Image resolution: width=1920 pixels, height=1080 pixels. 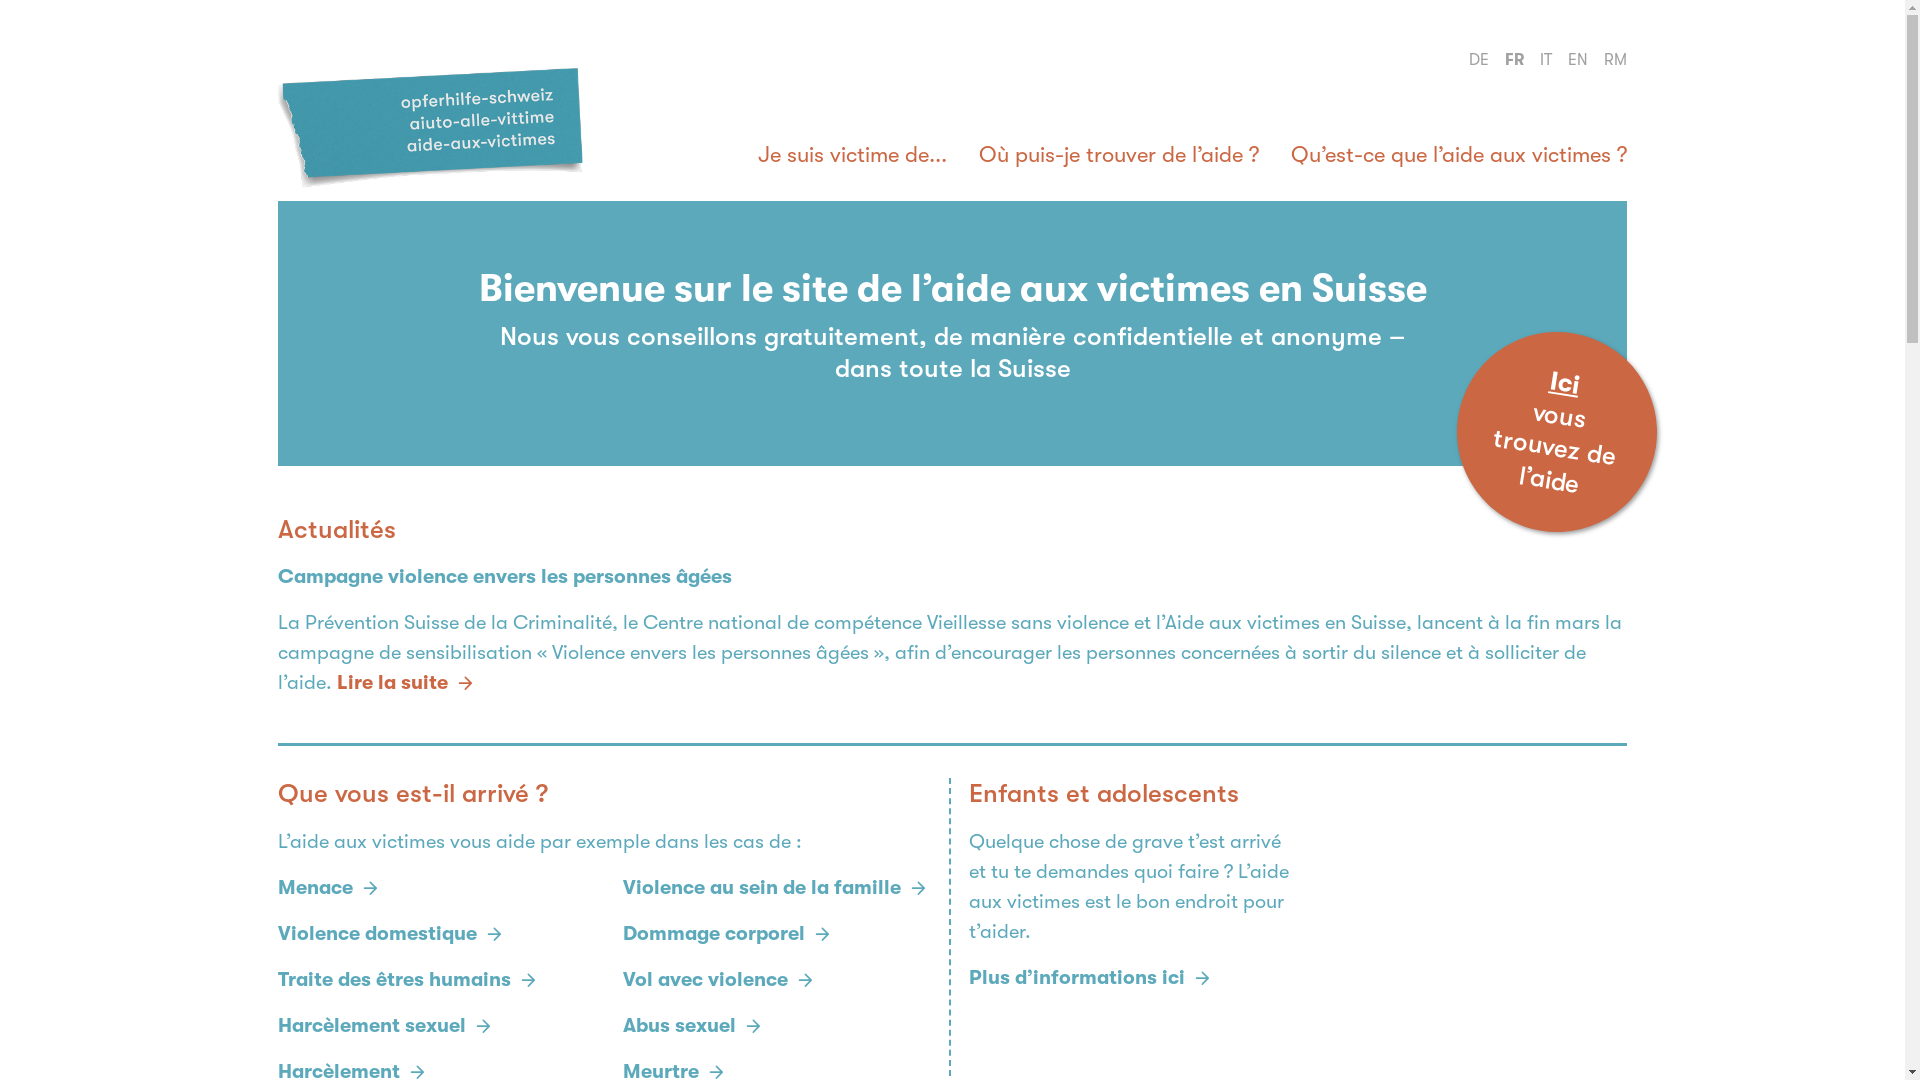 I want to click on 'Abus sexuel', so click(x=622, y=1025).